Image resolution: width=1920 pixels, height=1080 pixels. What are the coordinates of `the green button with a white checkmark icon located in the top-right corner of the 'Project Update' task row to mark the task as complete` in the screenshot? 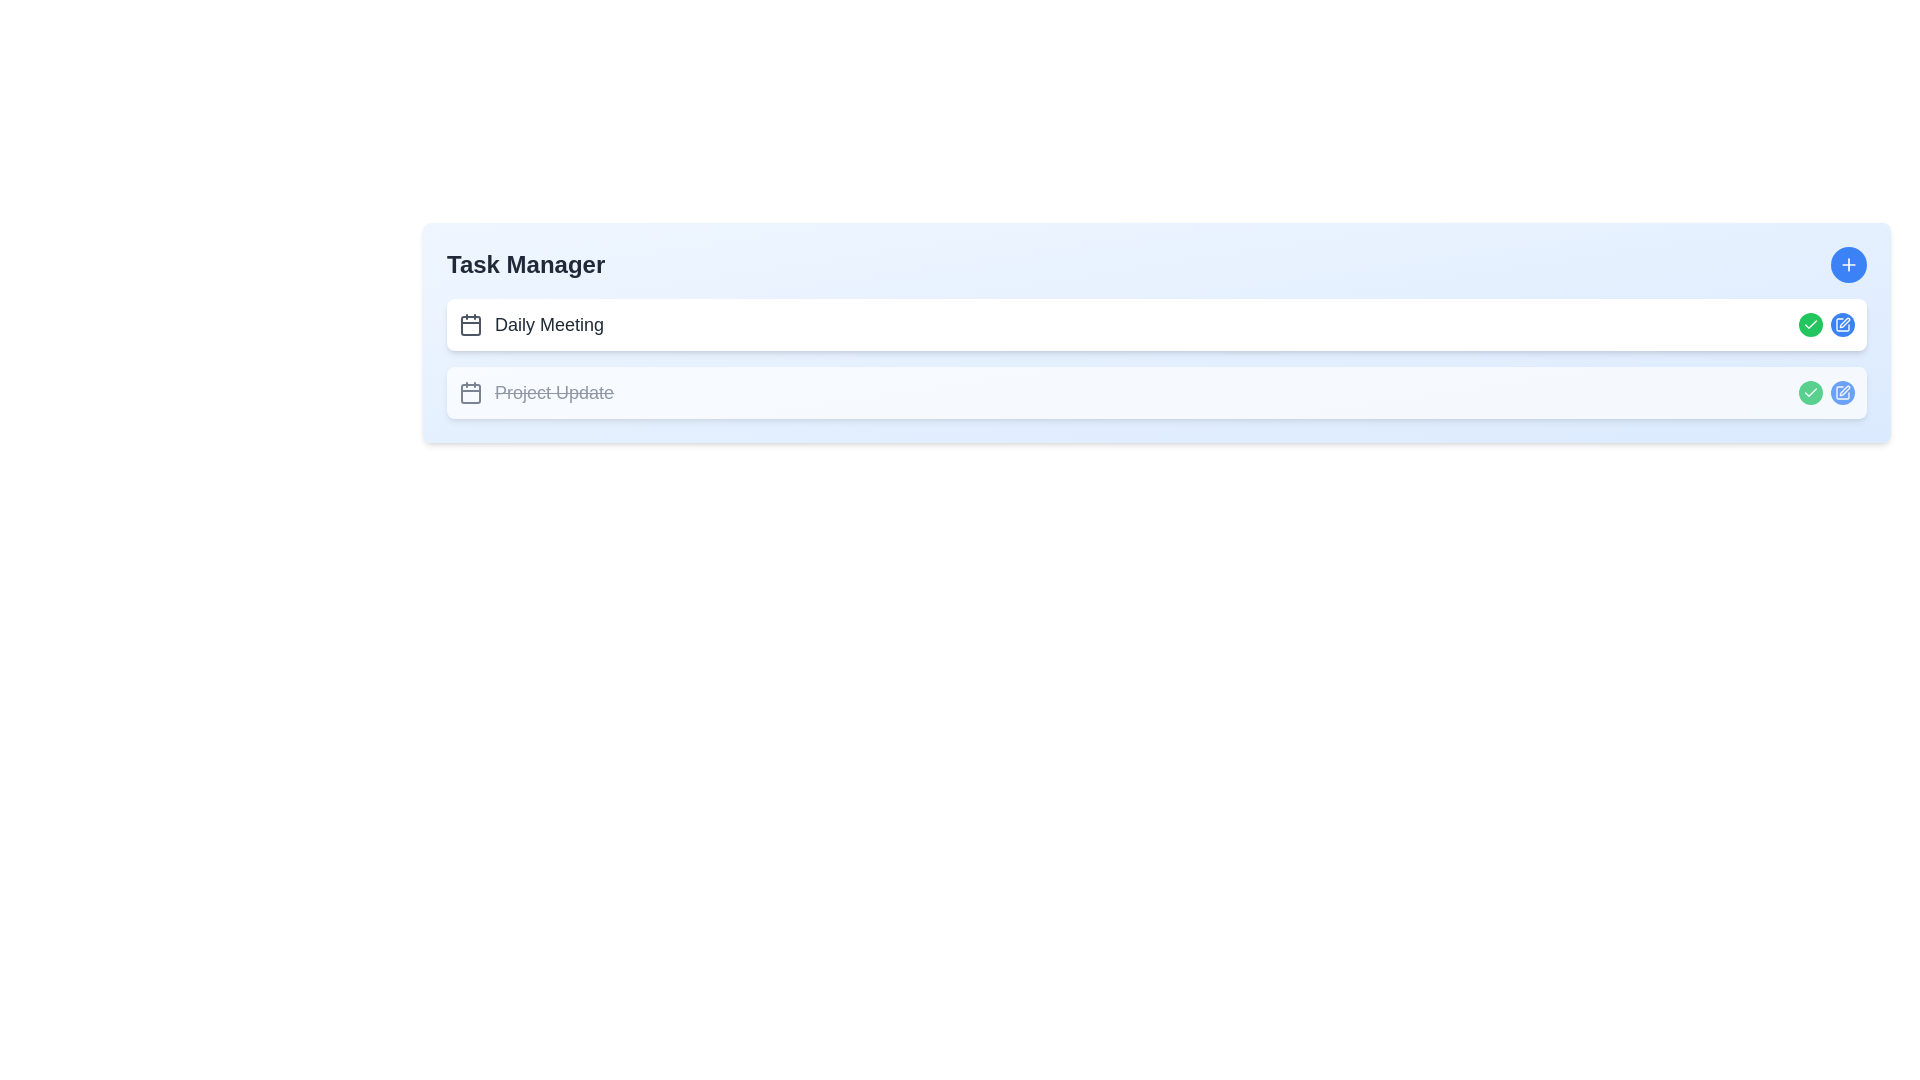 It's located at (1810, 323).